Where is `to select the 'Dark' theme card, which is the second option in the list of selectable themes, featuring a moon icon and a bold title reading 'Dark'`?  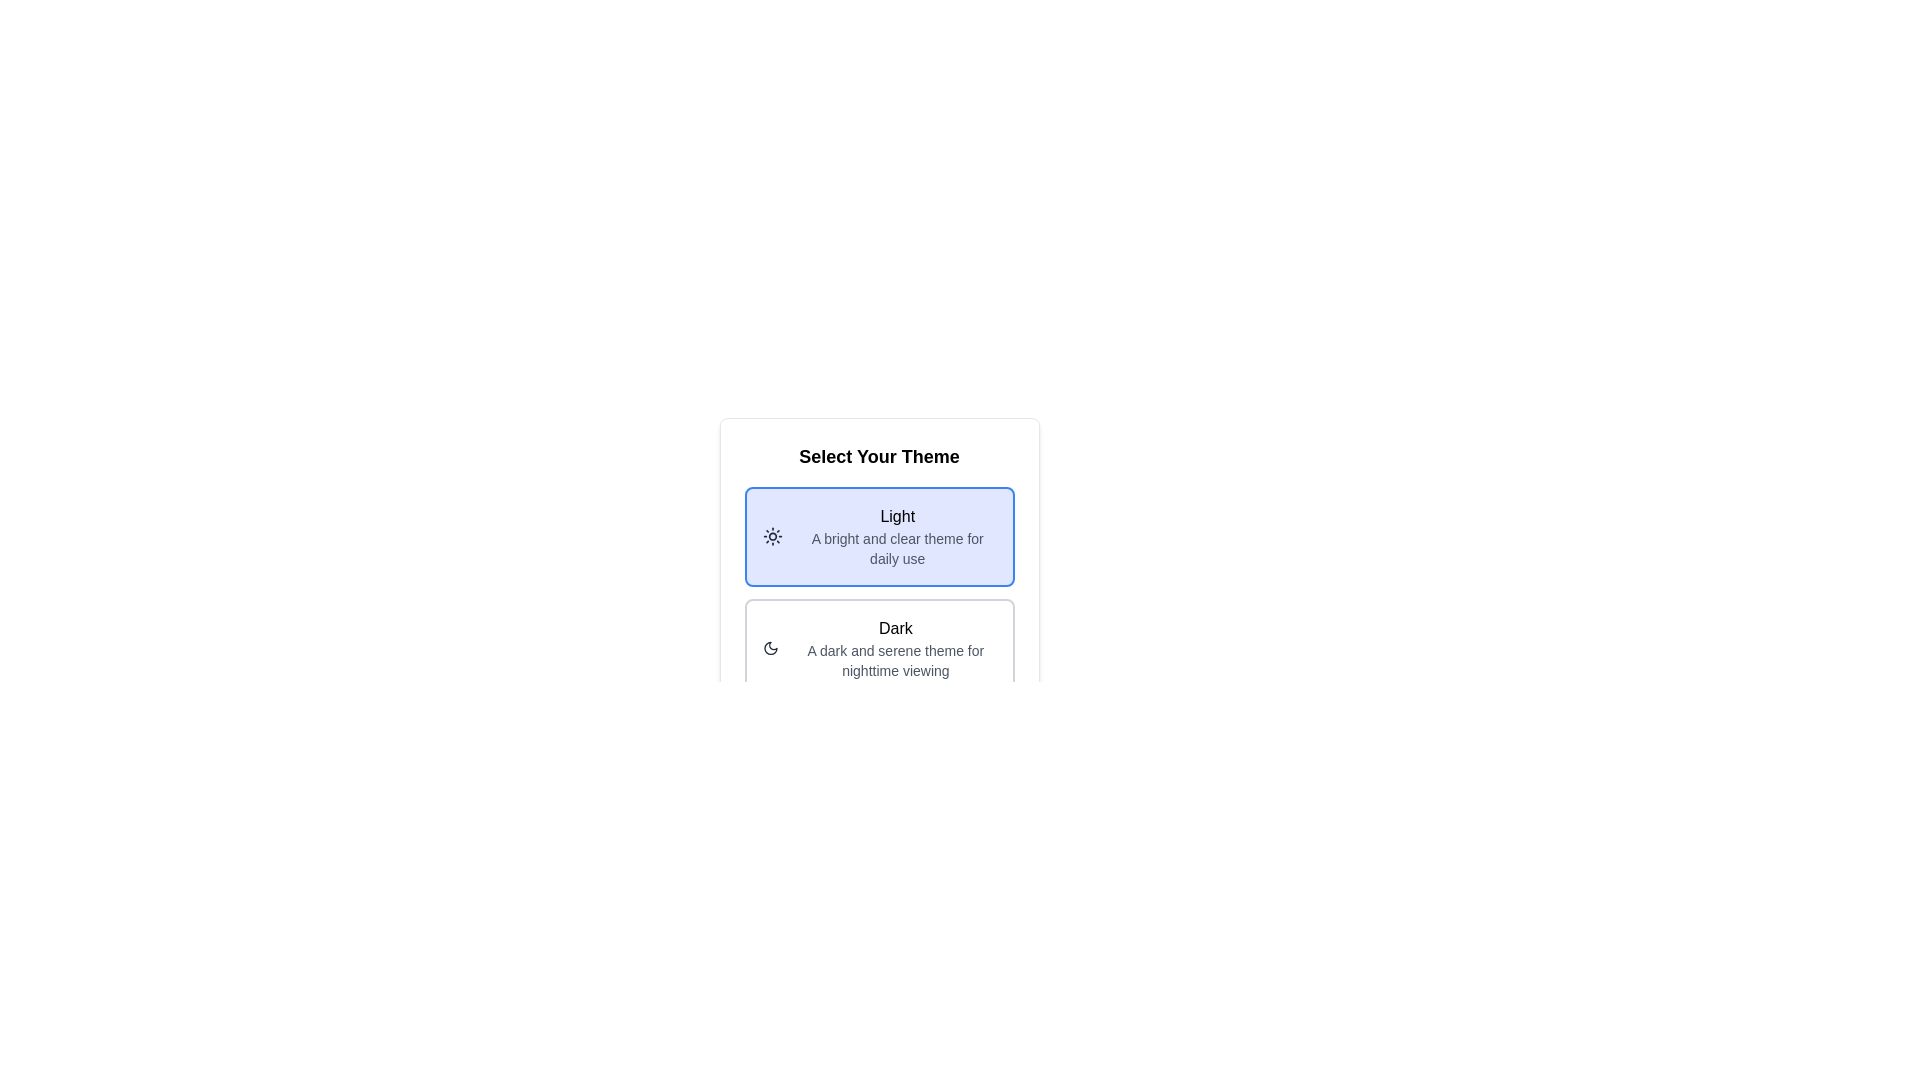
to select the 'Dark' theme card, which is the second option in the list of selectable themes, featuring a moon icon and a bold title reading 'Dark' is located at coordinates (879, 648).